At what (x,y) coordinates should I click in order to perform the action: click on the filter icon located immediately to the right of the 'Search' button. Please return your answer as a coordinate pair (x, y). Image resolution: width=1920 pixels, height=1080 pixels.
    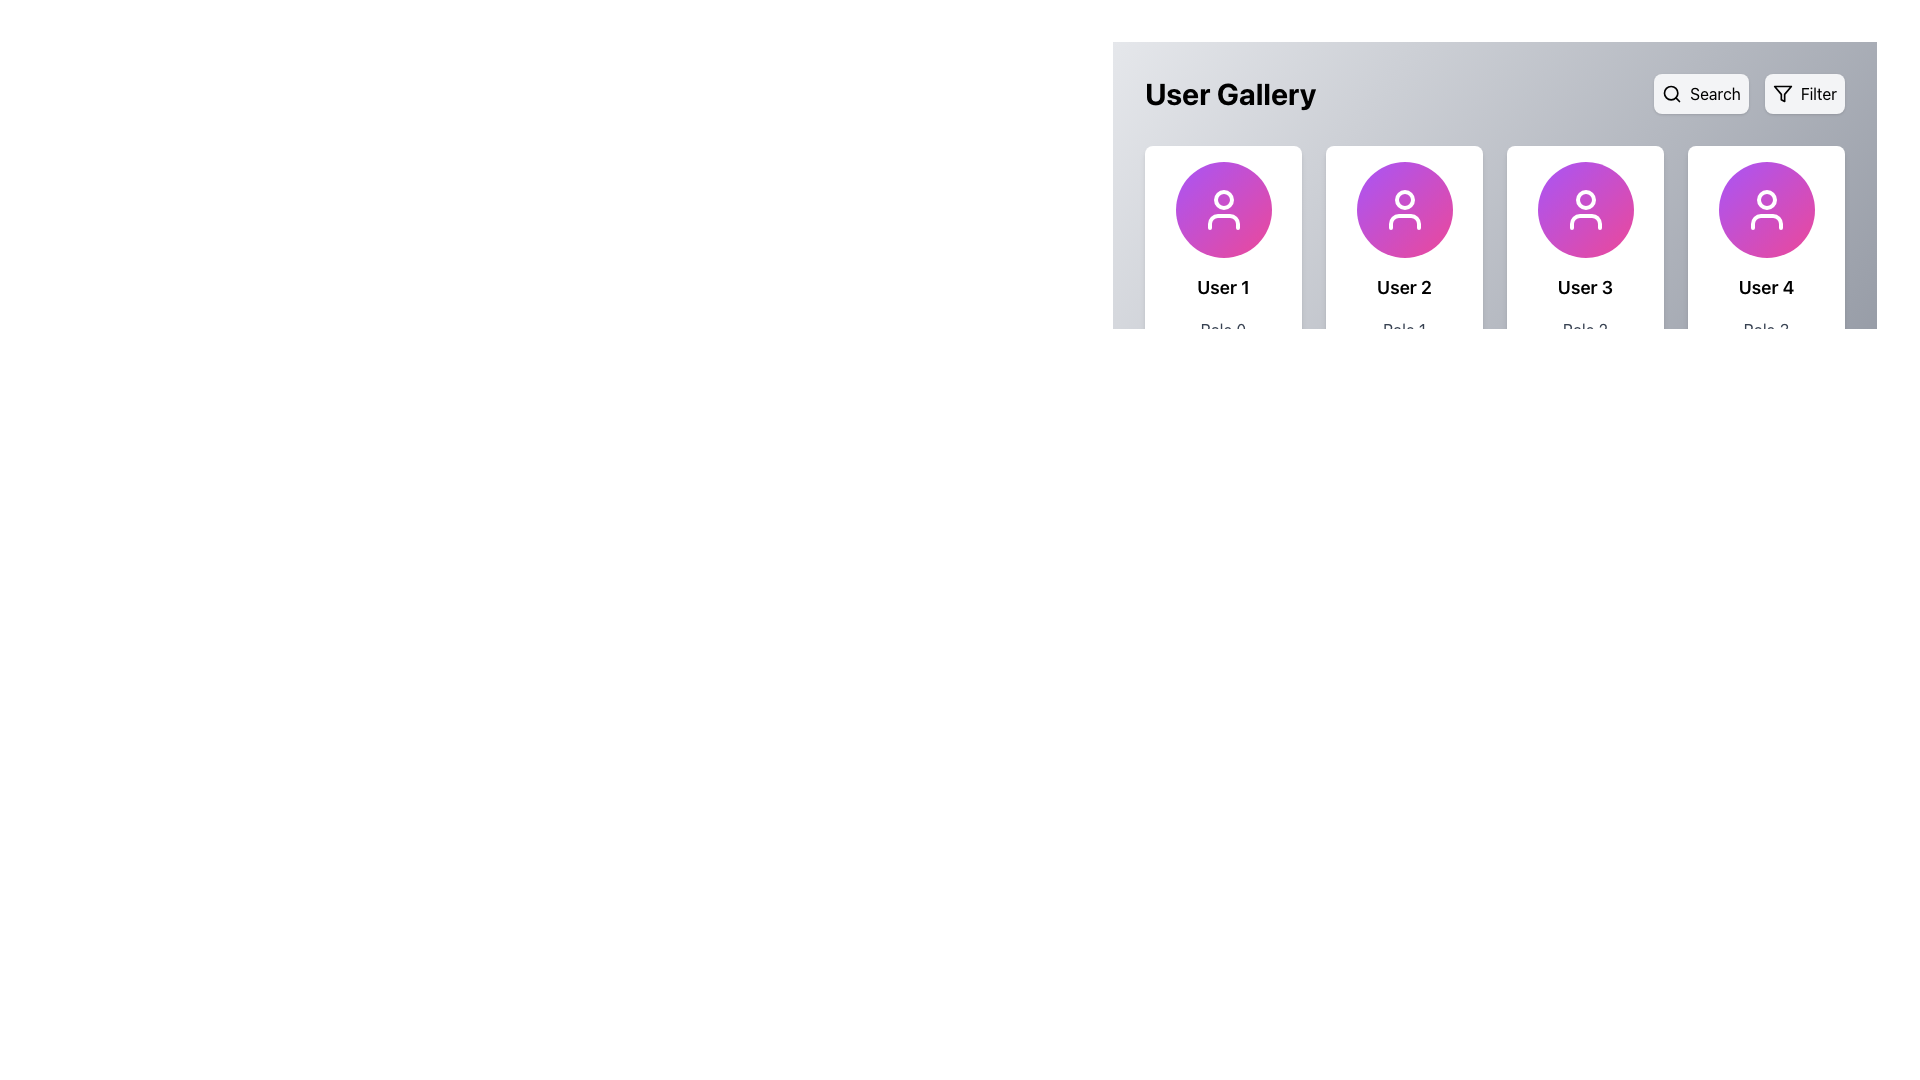
    Looking at the image, I should click on (1782, 93).